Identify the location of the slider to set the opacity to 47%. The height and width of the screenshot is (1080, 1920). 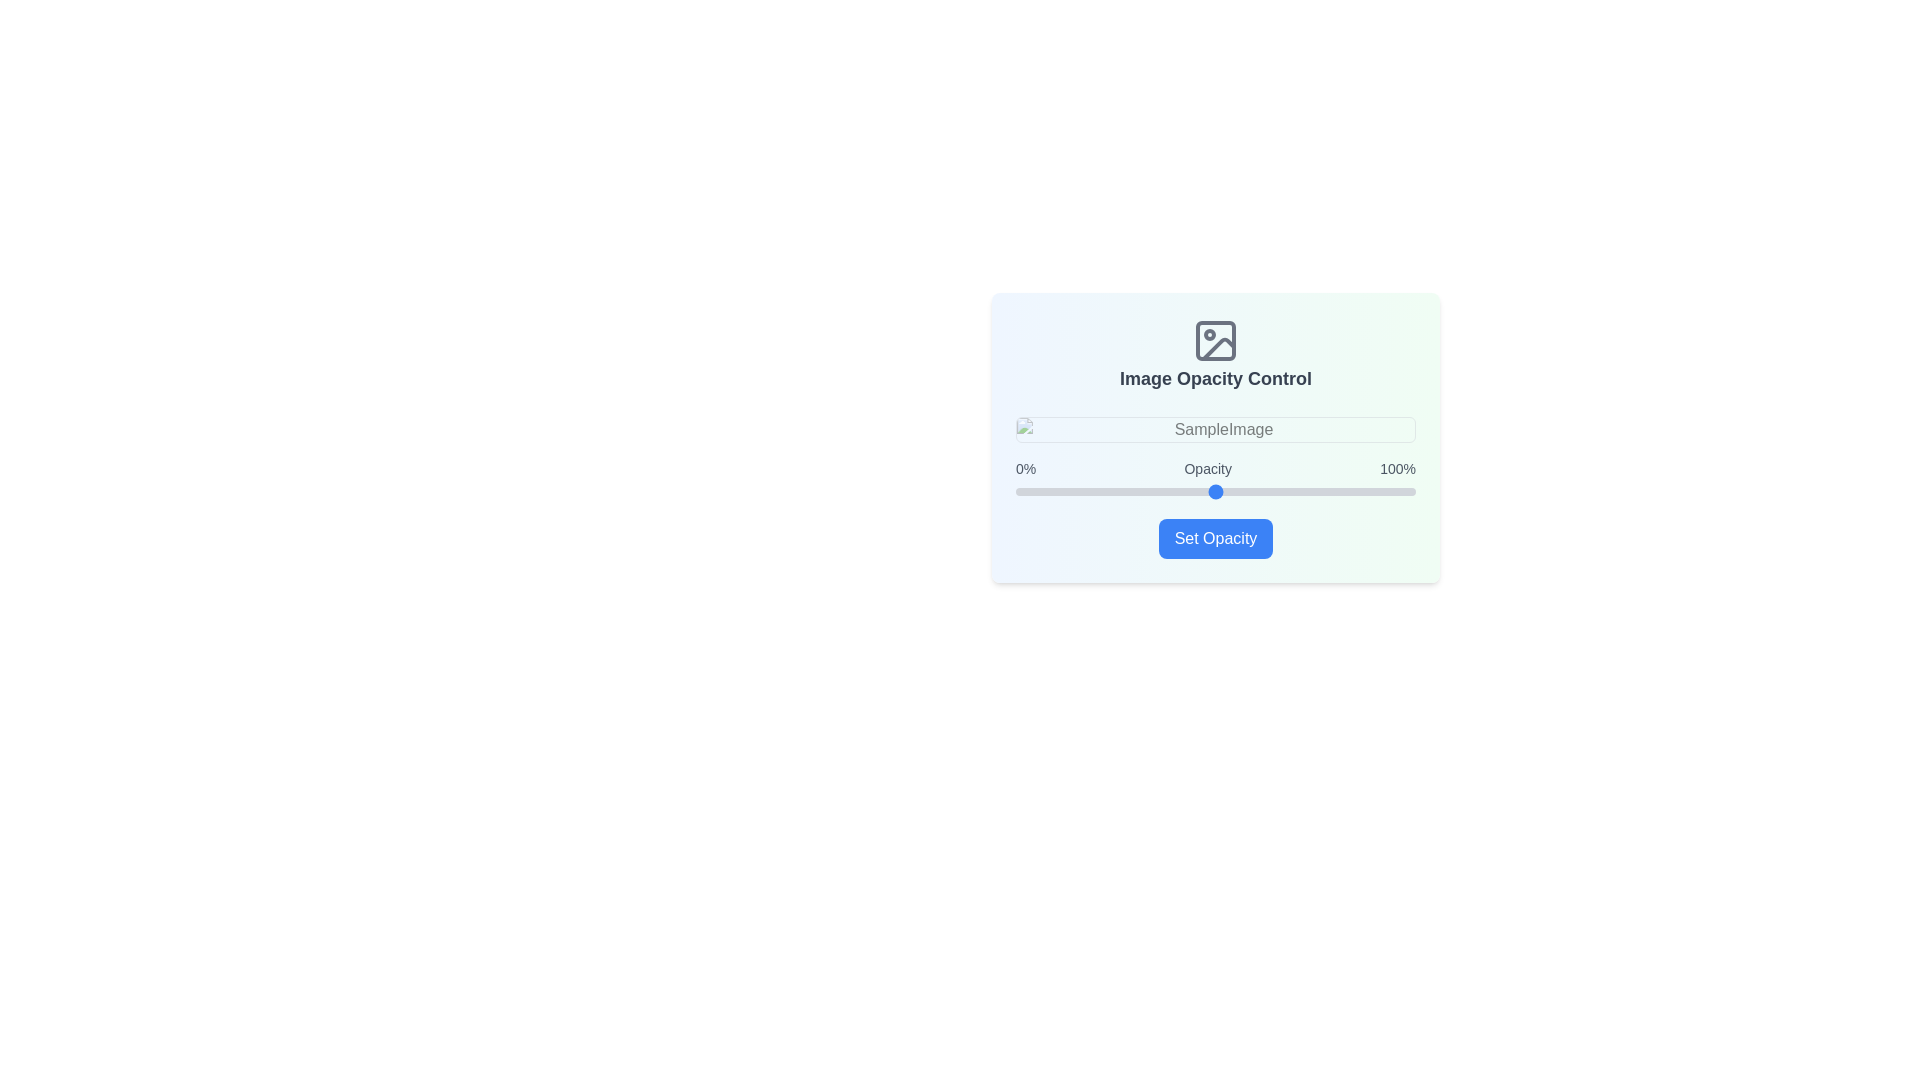
(1203, 492).